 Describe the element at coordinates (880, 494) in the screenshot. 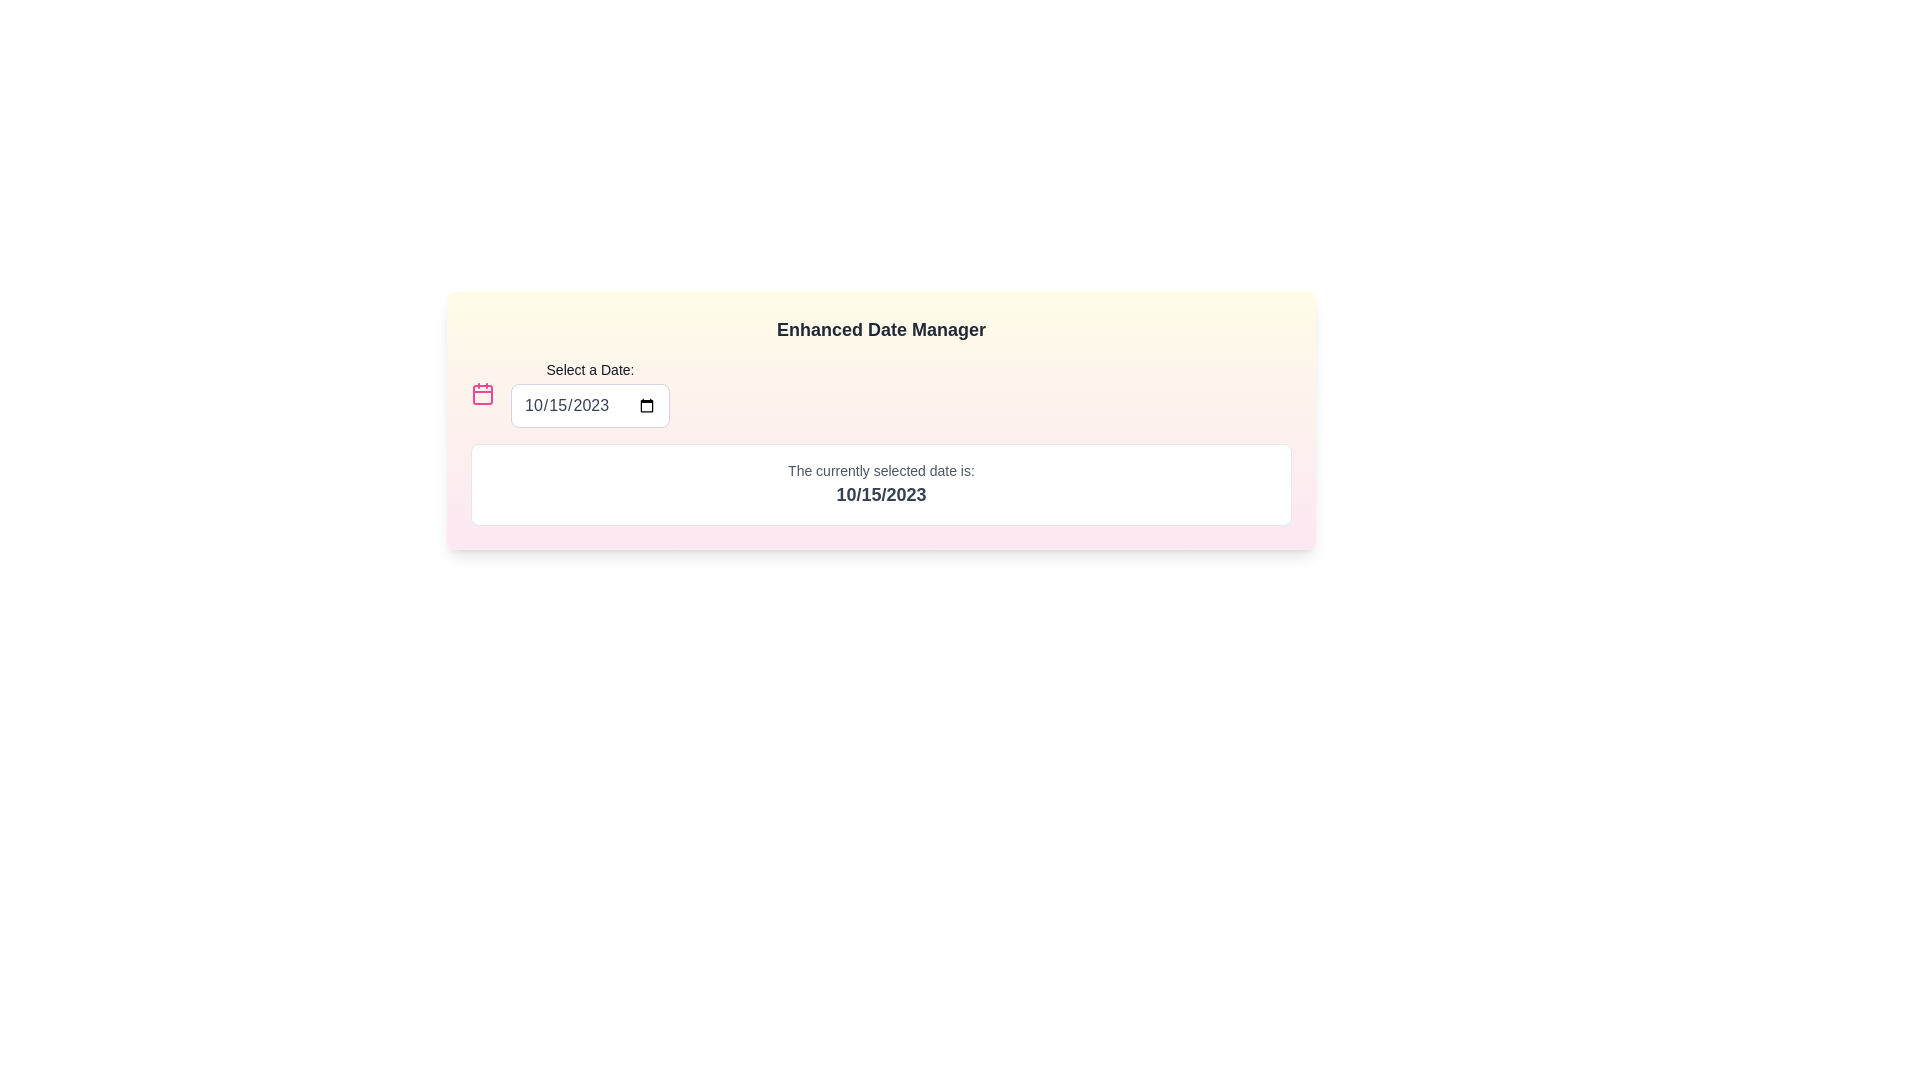

I see `date information displayed in the text label showing '10/15/2023', which is the highlighted date in the date selection interface` at that location.